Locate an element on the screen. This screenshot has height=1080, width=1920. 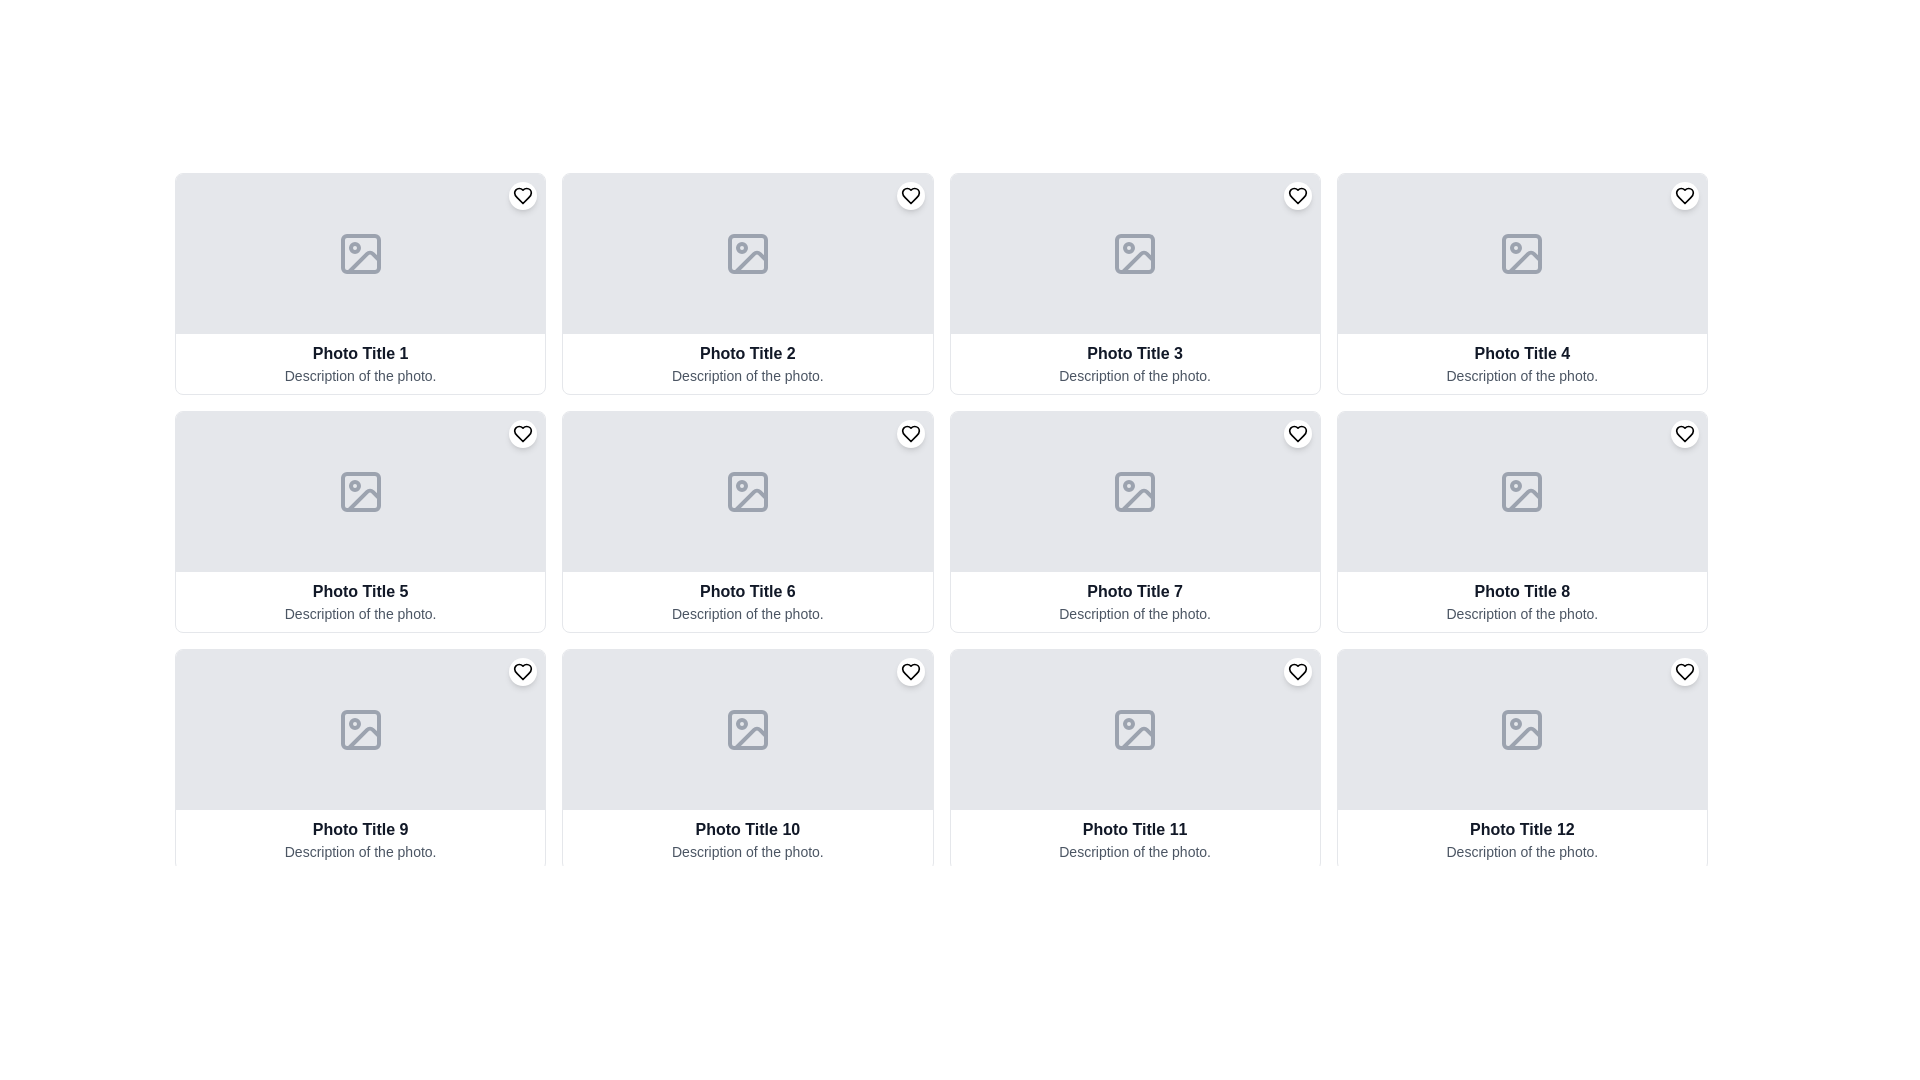
the SVG graphical element representing the image icon associated with 'Photo Title 3' in the top-right quadrant of its card, indicating where an image would be displayed is located at coordinates (1135, 253).